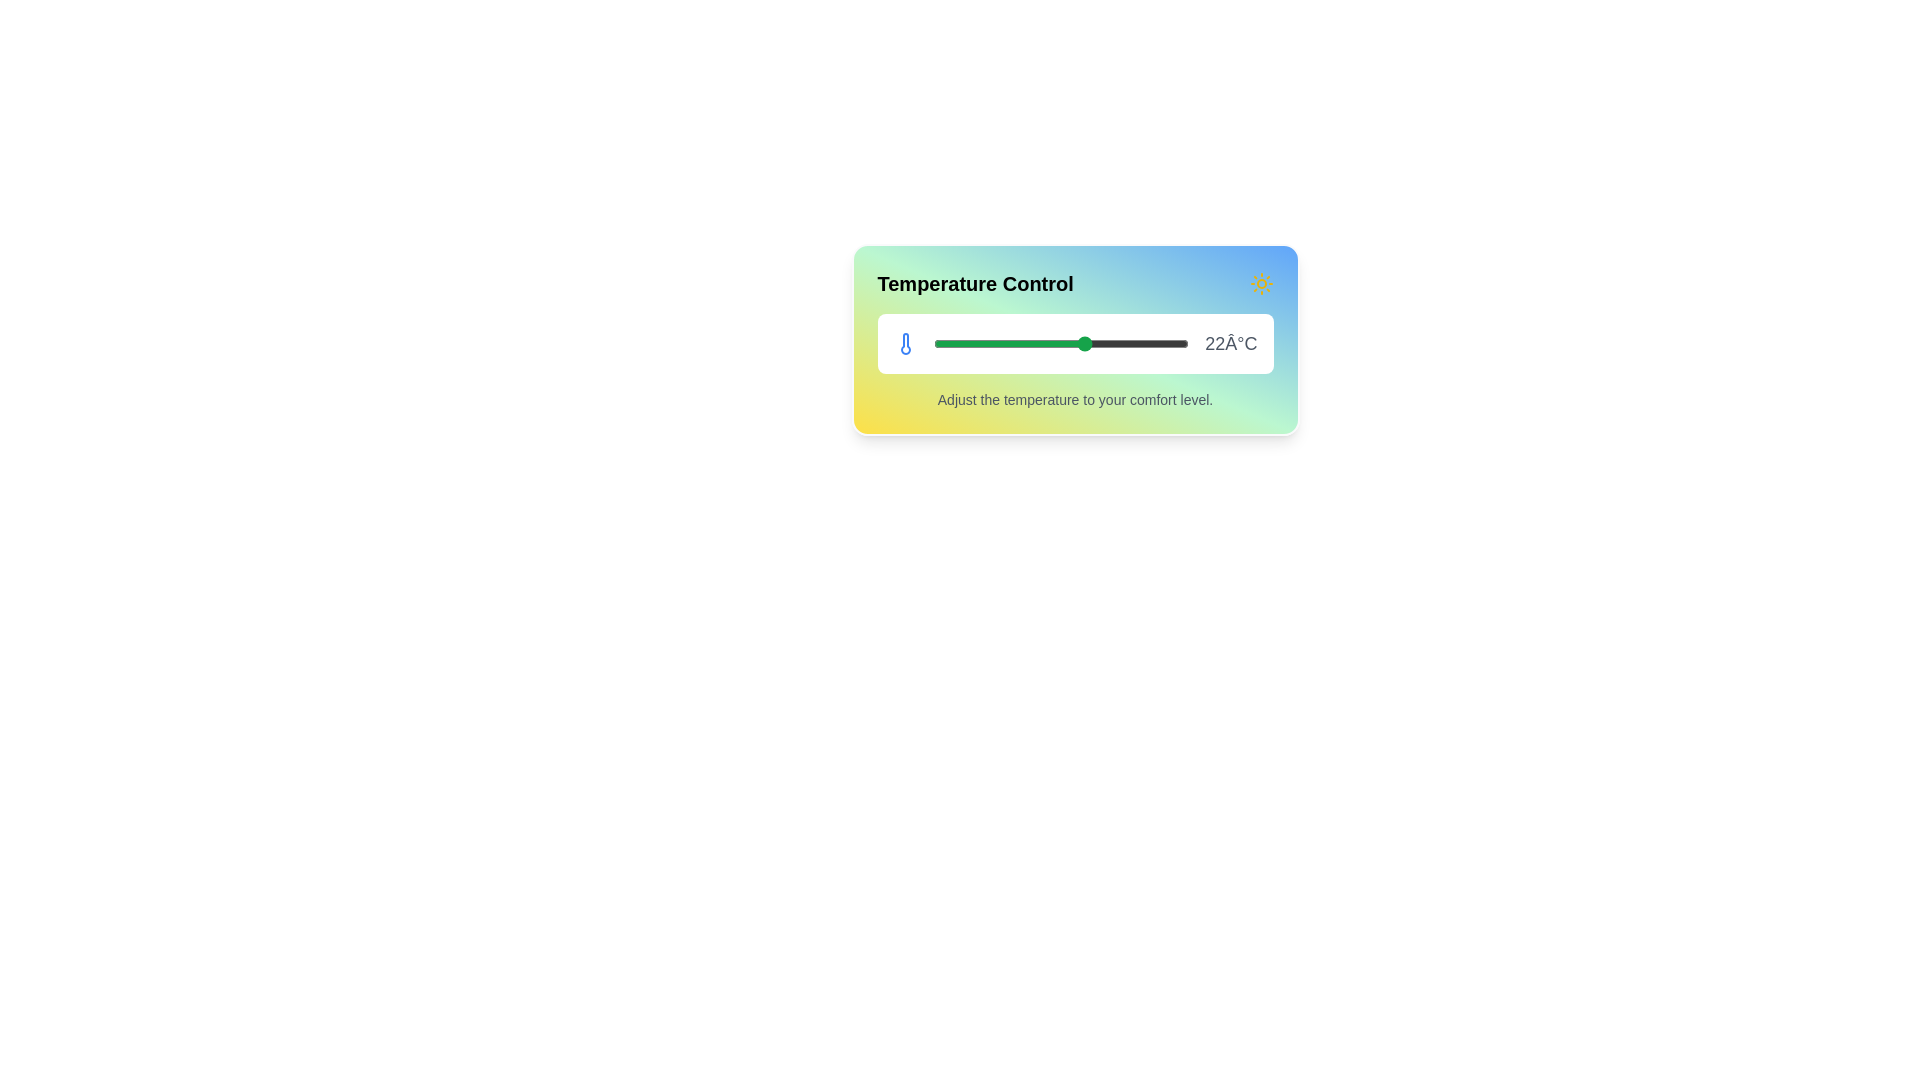  Describe the element at coordinates (1010, 342) in the screenshot. I see `temperature` at that location.